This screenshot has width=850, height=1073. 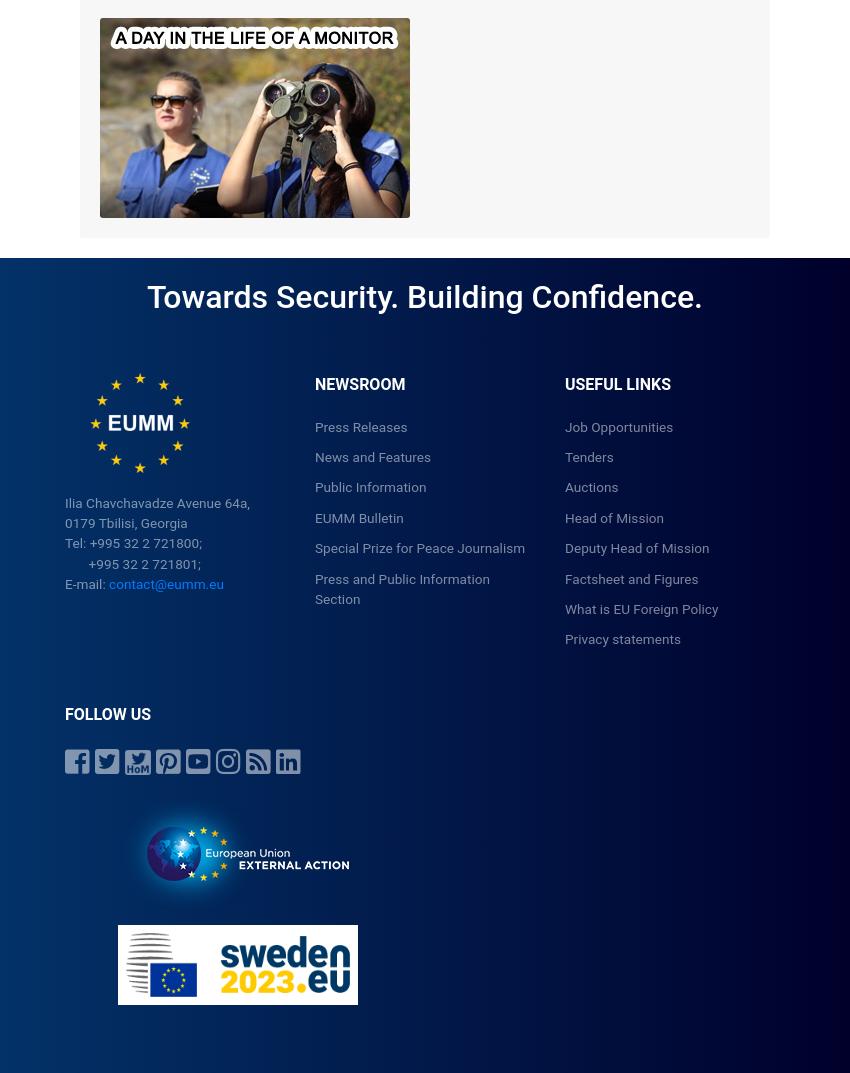 What do you see at coordinates (588, 456) in the screenshot?
I see `'Tenders'` at bounding box center [588, 456].